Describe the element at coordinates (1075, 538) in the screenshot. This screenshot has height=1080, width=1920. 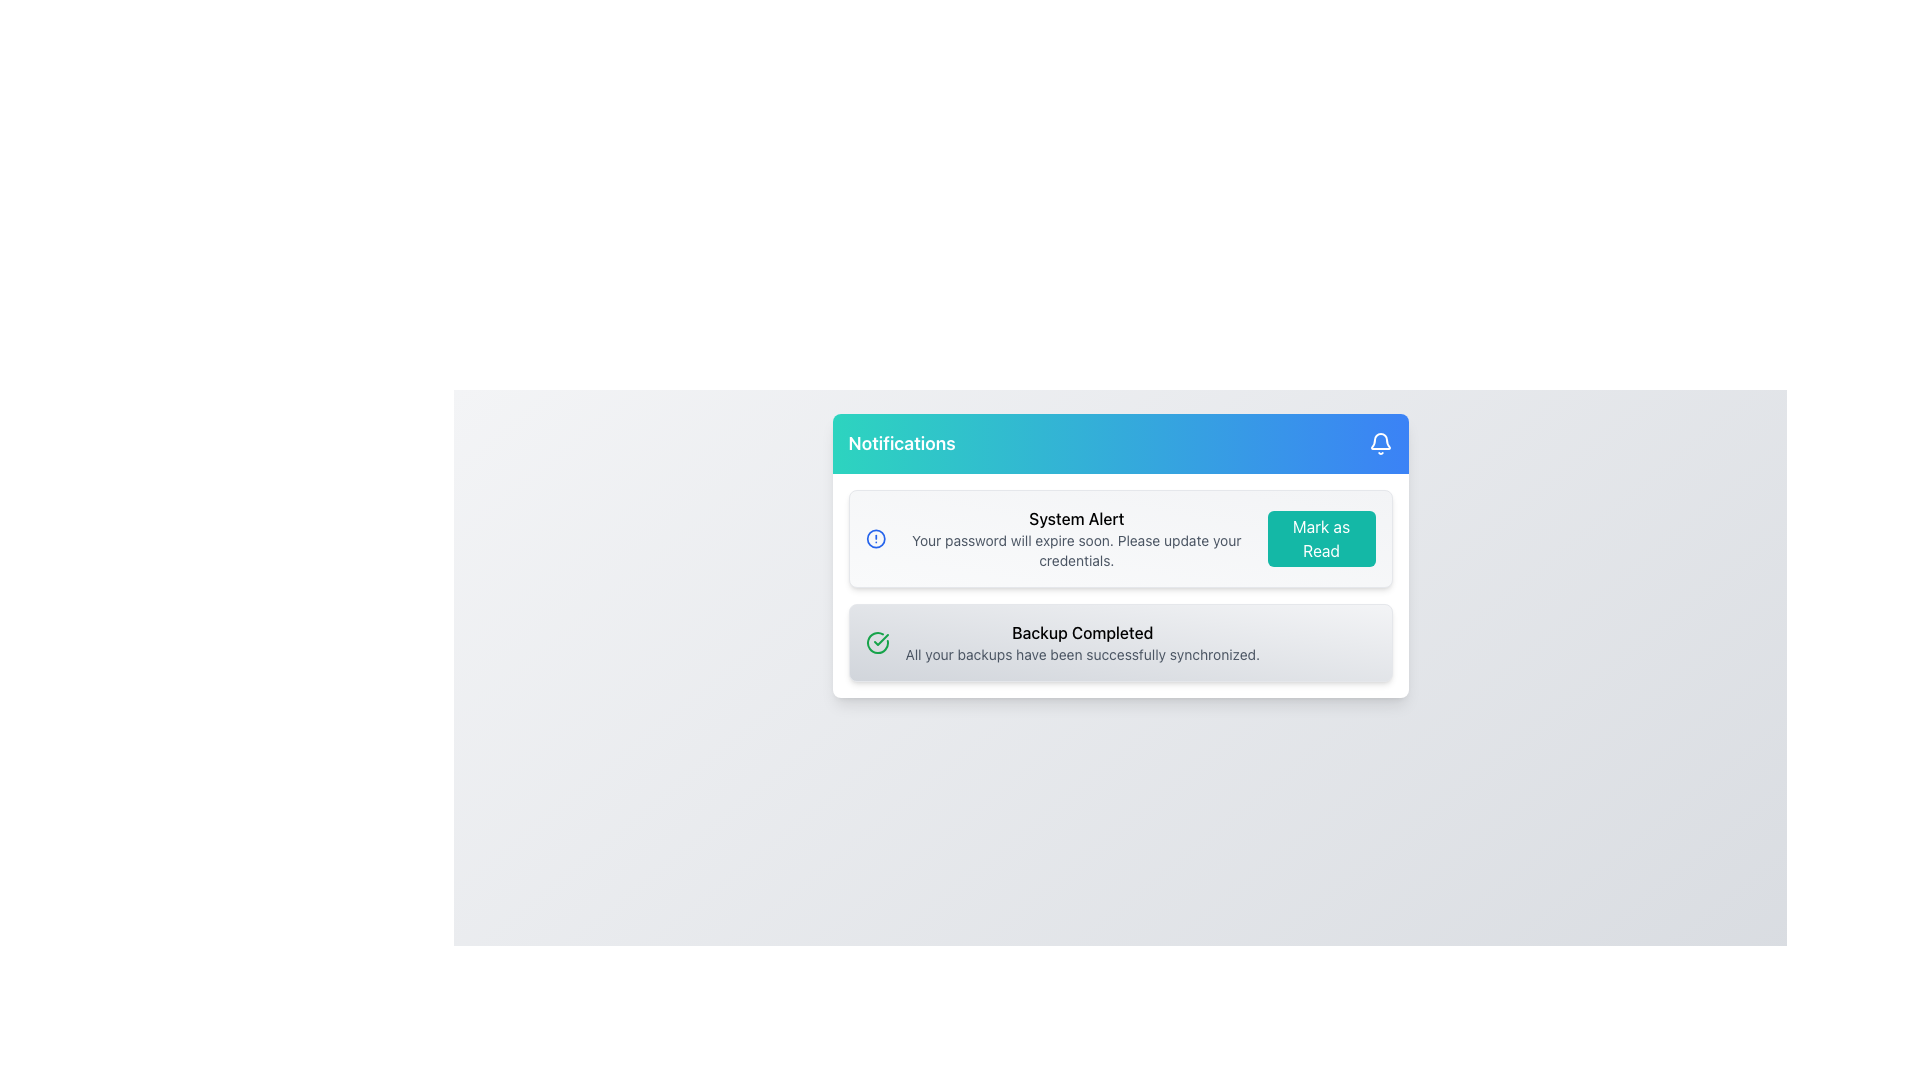
I see `notification with the bold "System Alert" header and the message "Your password will expire soon. Please update your credentials." located in the upper section of the Notifications widget` at that location.